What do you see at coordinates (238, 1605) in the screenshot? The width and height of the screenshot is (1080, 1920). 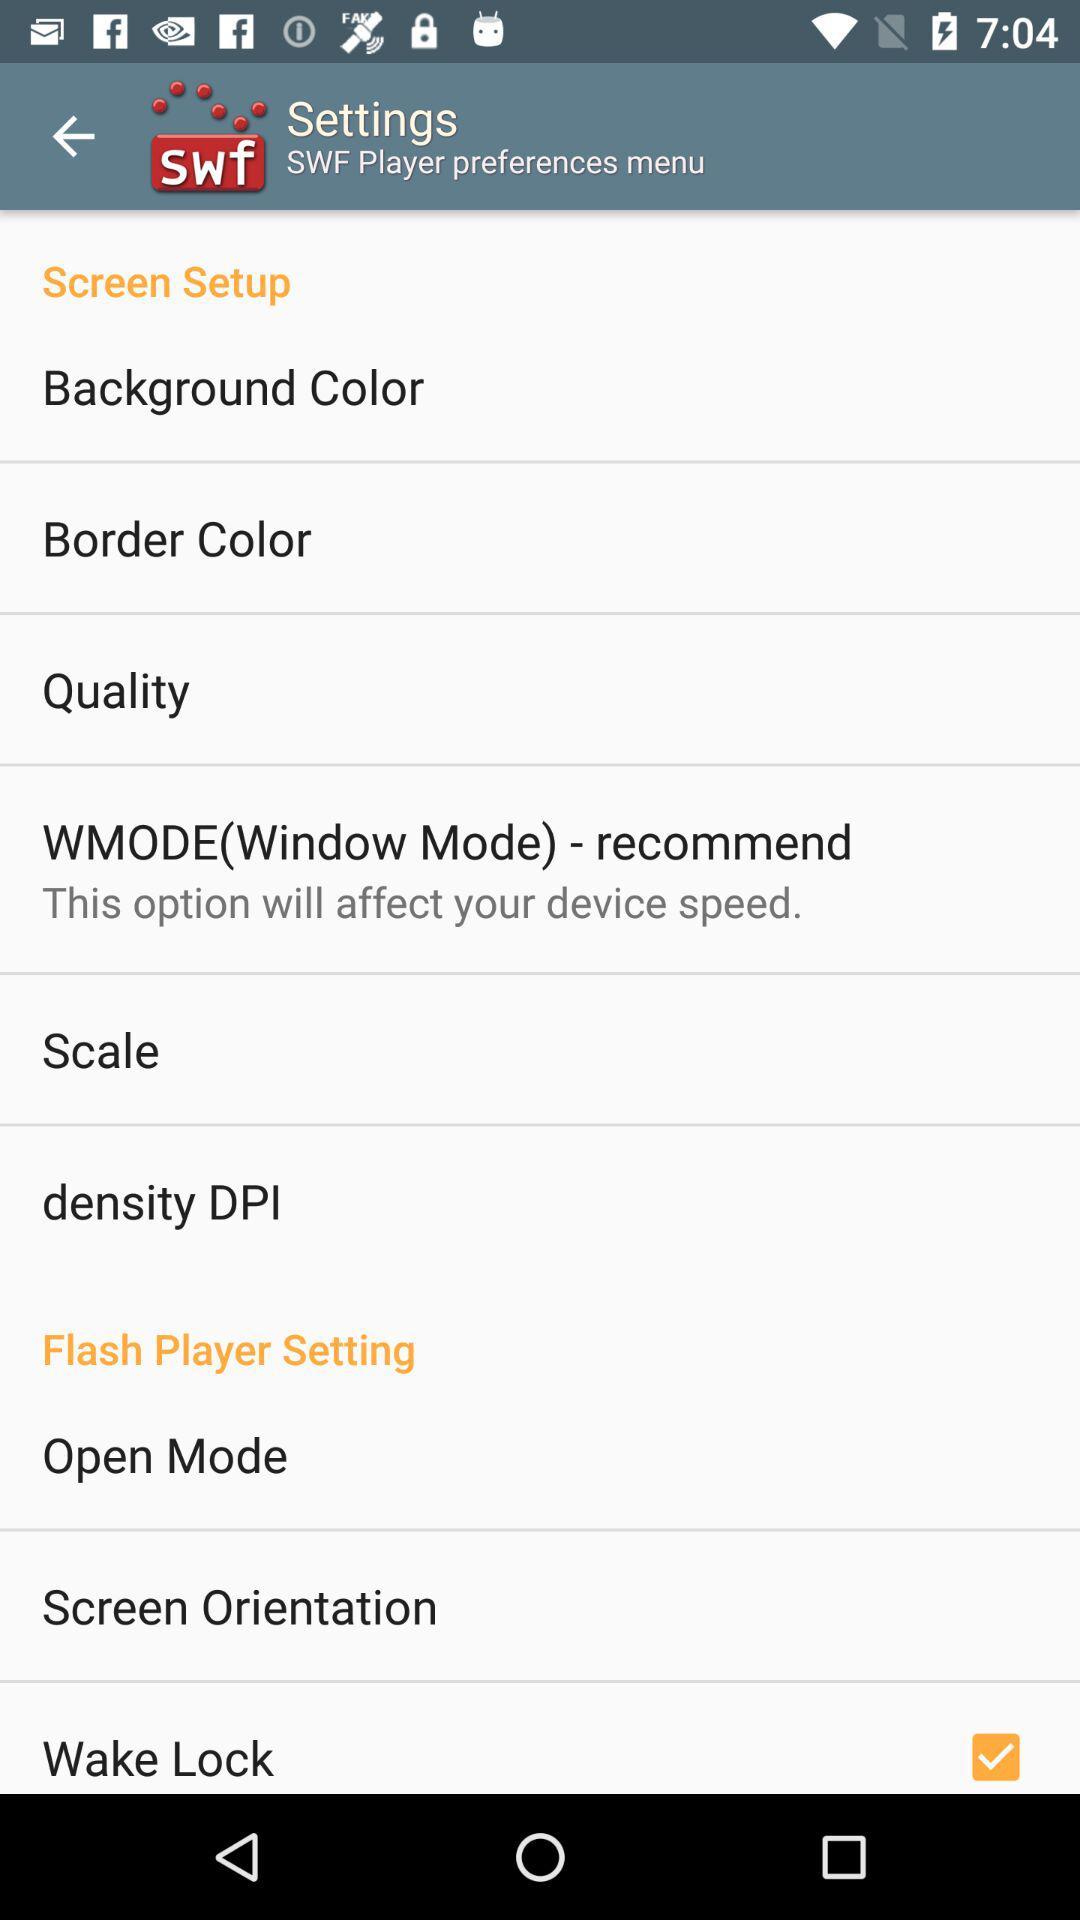 I see `the item above the wake lock item` at bounding box center [238, 1605].